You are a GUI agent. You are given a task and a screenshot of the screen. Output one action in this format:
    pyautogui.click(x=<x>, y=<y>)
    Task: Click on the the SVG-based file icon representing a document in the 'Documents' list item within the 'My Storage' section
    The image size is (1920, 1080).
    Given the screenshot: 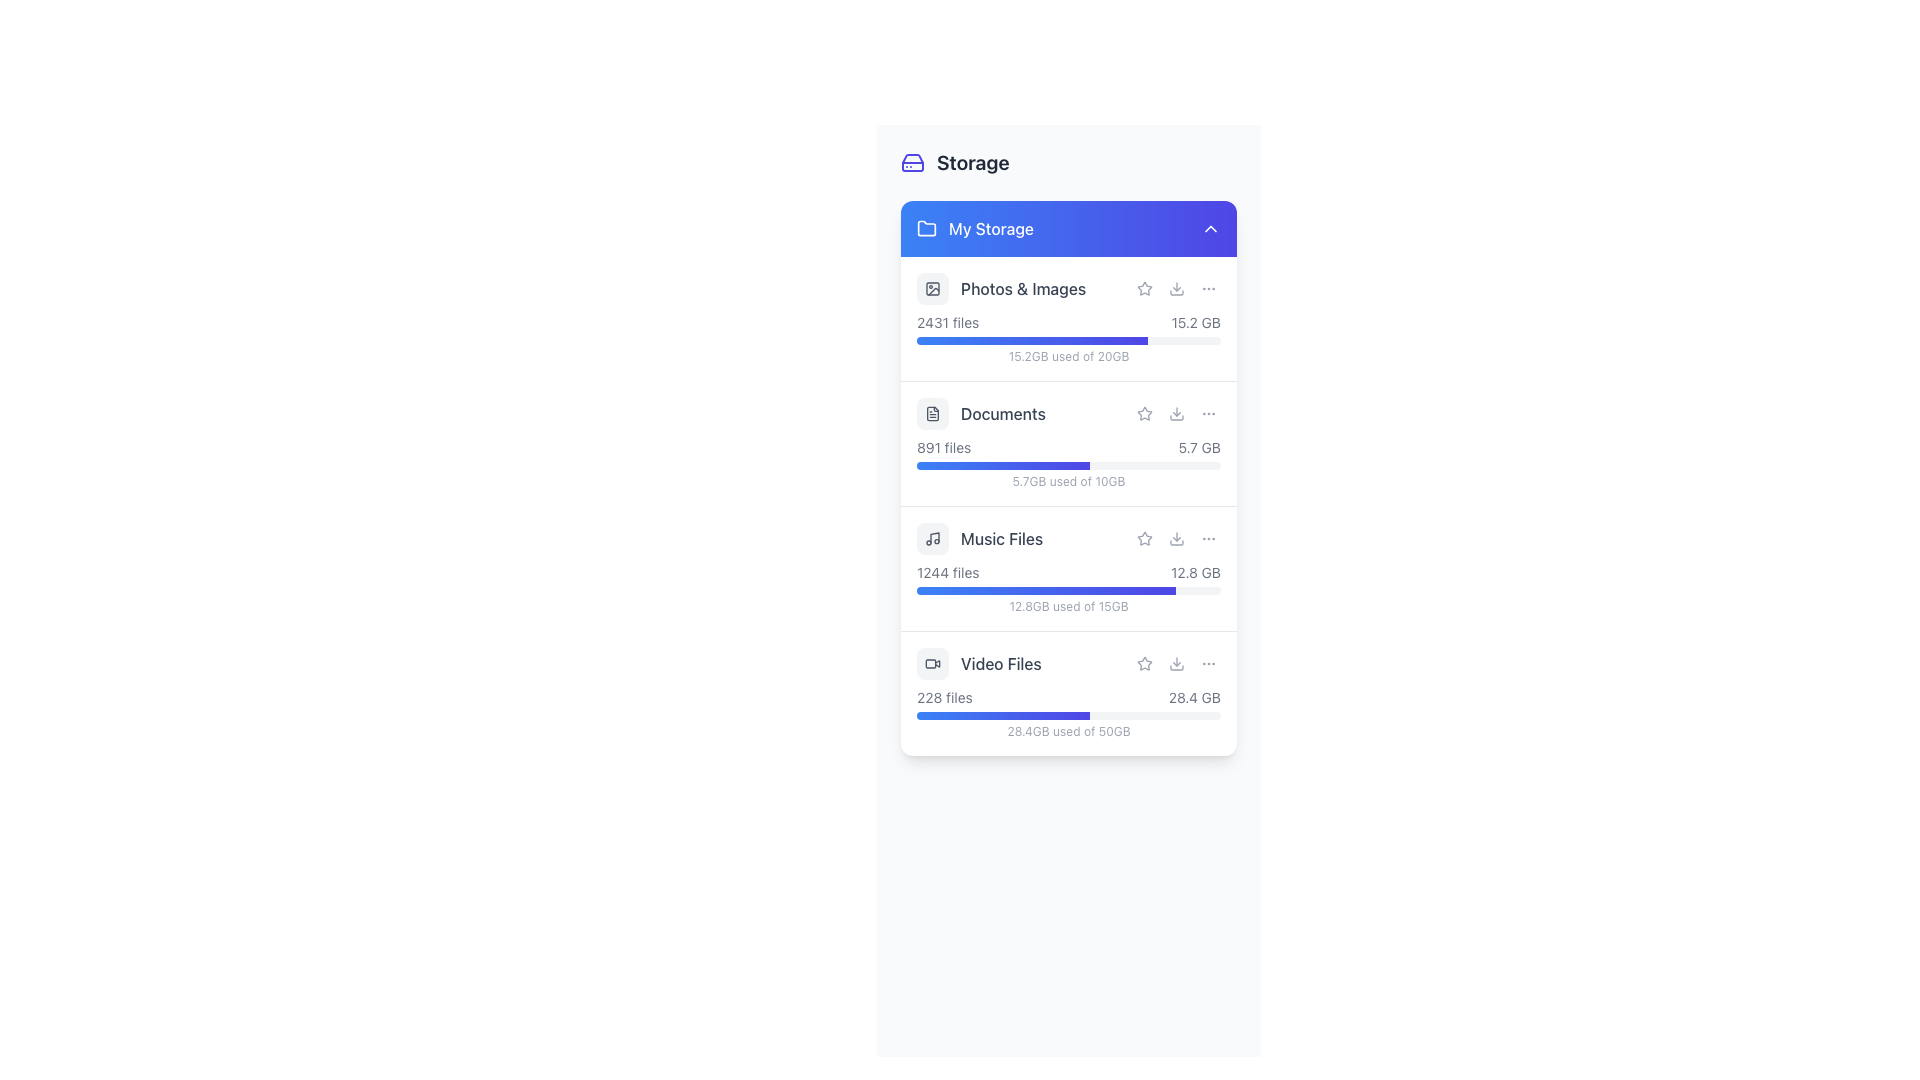 What is the action you would take?
    pyautogui.click(x=931, y=412)
    